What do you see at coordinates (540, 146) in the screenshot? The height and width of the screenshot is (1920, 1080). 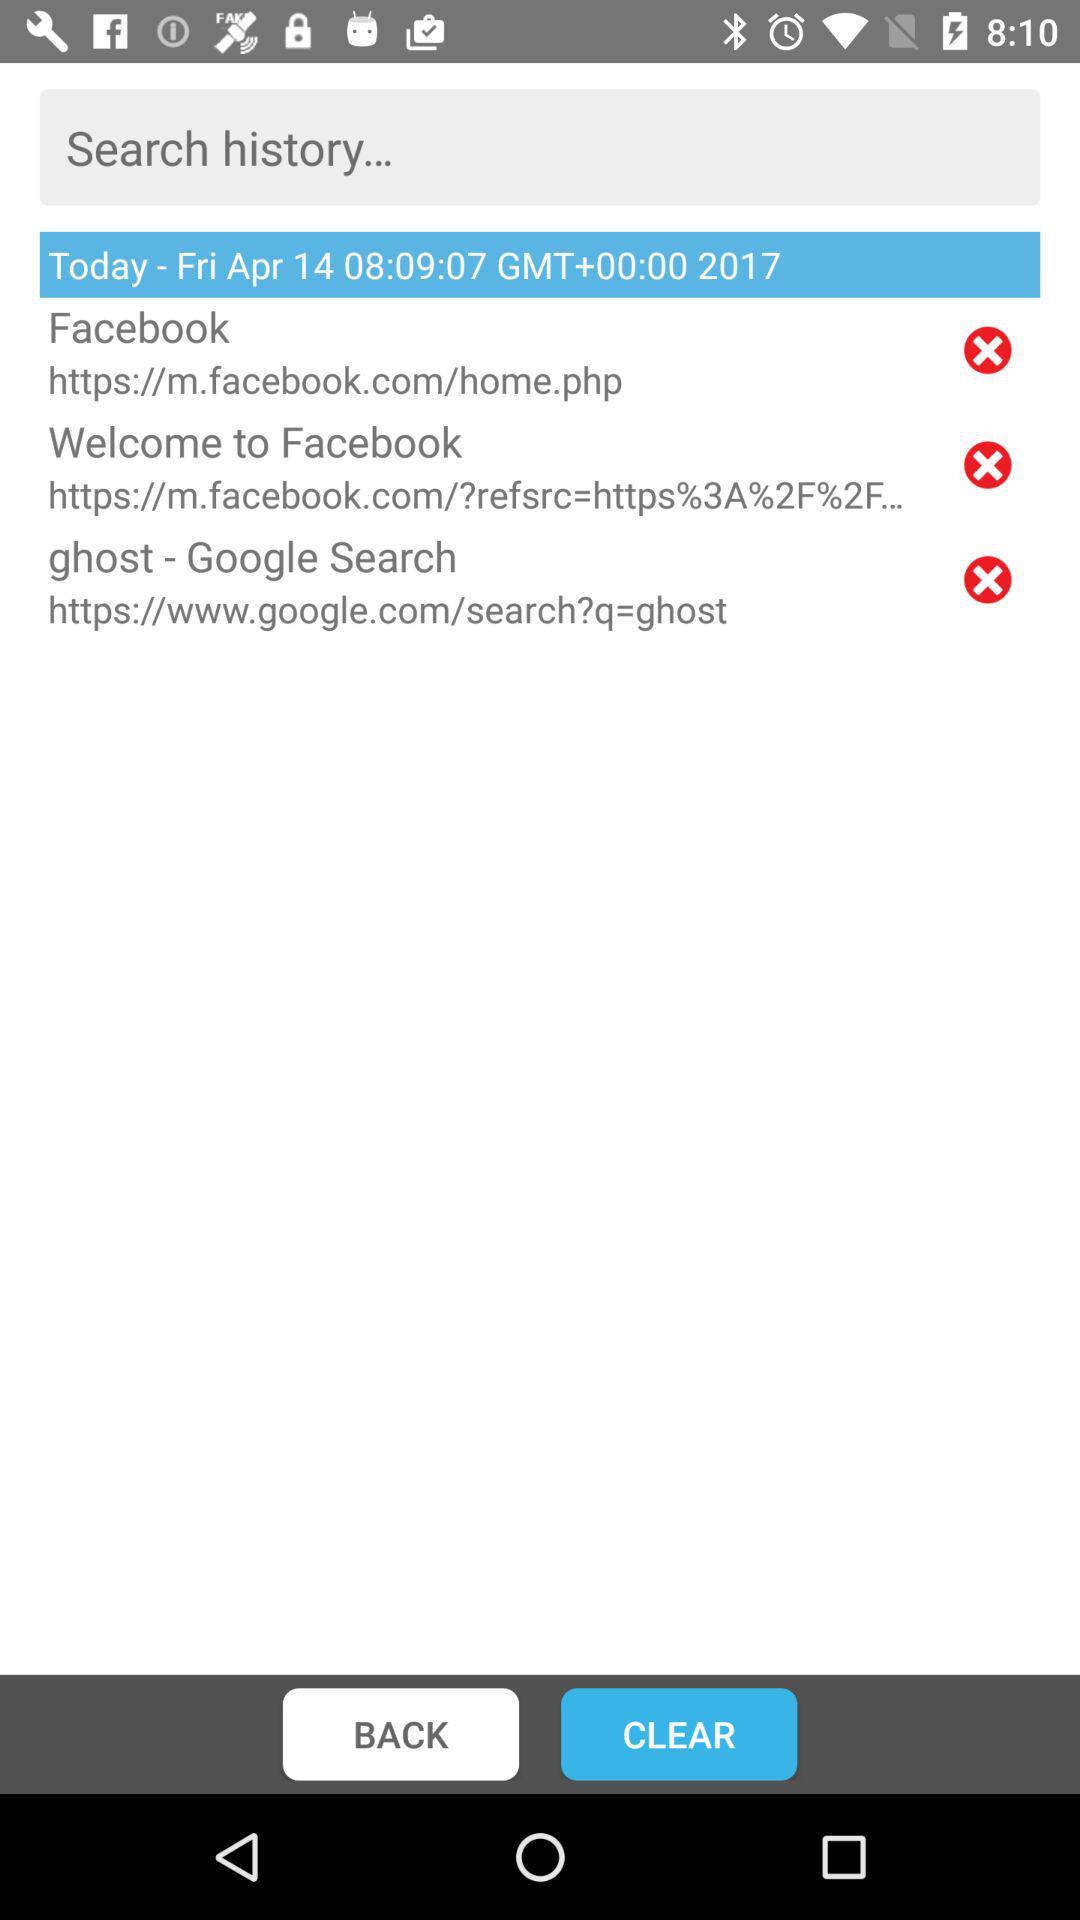 I see `the item above the today fri apr icon` at bounding box center [540, 146].